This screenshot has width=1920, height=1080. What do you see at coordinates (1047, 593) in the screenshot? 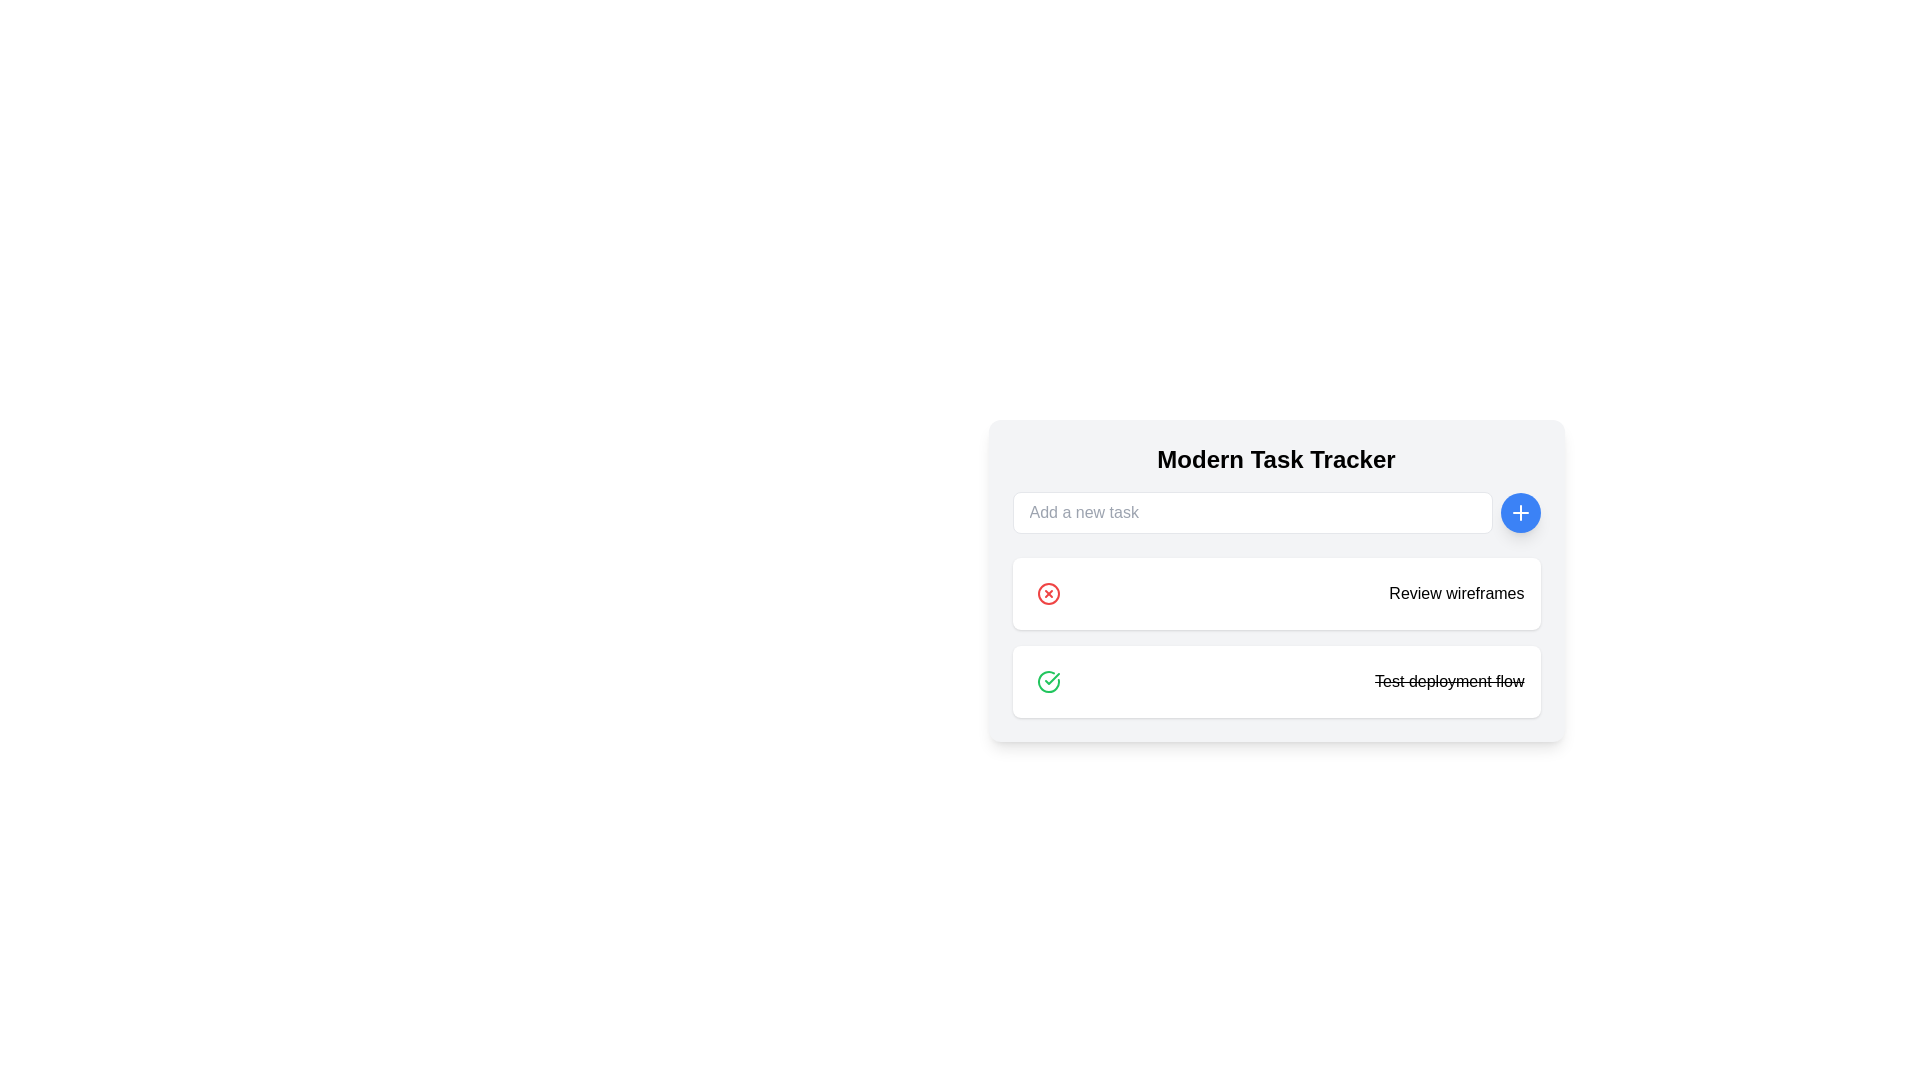
I see `the delete icon button associated with the task 'Review wireframes'` at bounding box center [1047, 593].